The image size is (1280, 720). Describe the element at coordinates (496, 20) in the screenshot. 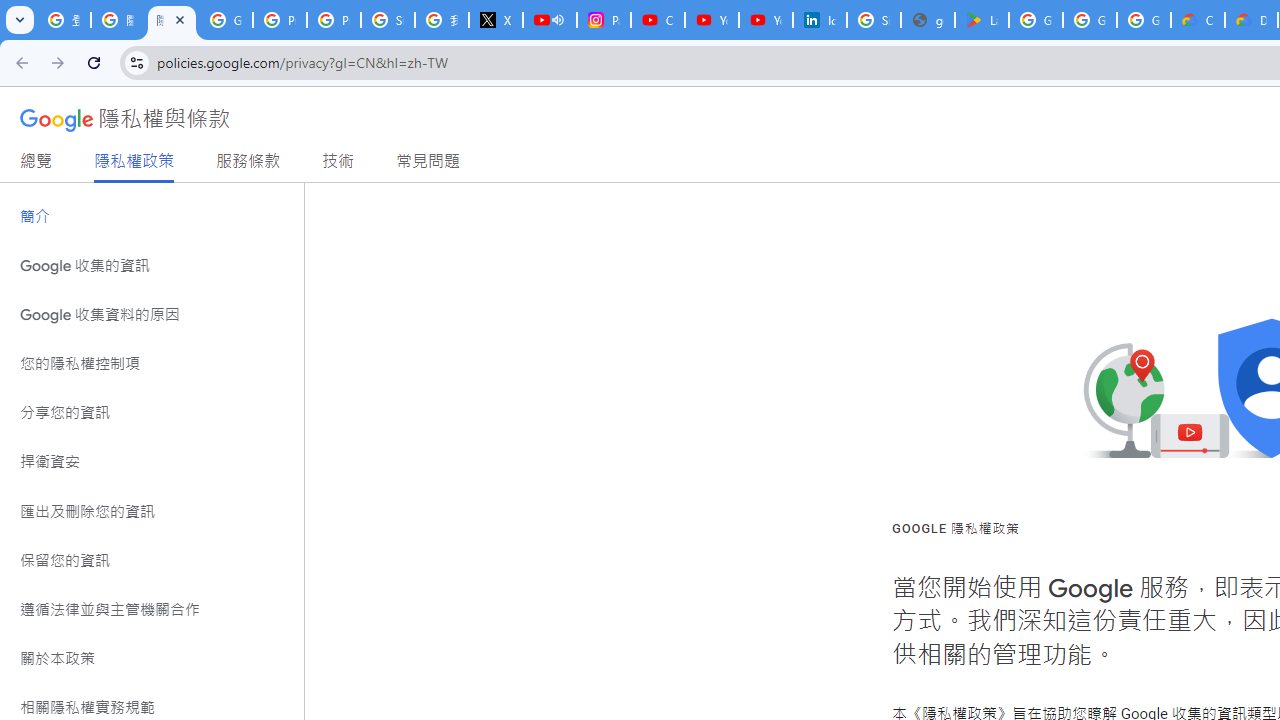

I see `'X'` at that location.